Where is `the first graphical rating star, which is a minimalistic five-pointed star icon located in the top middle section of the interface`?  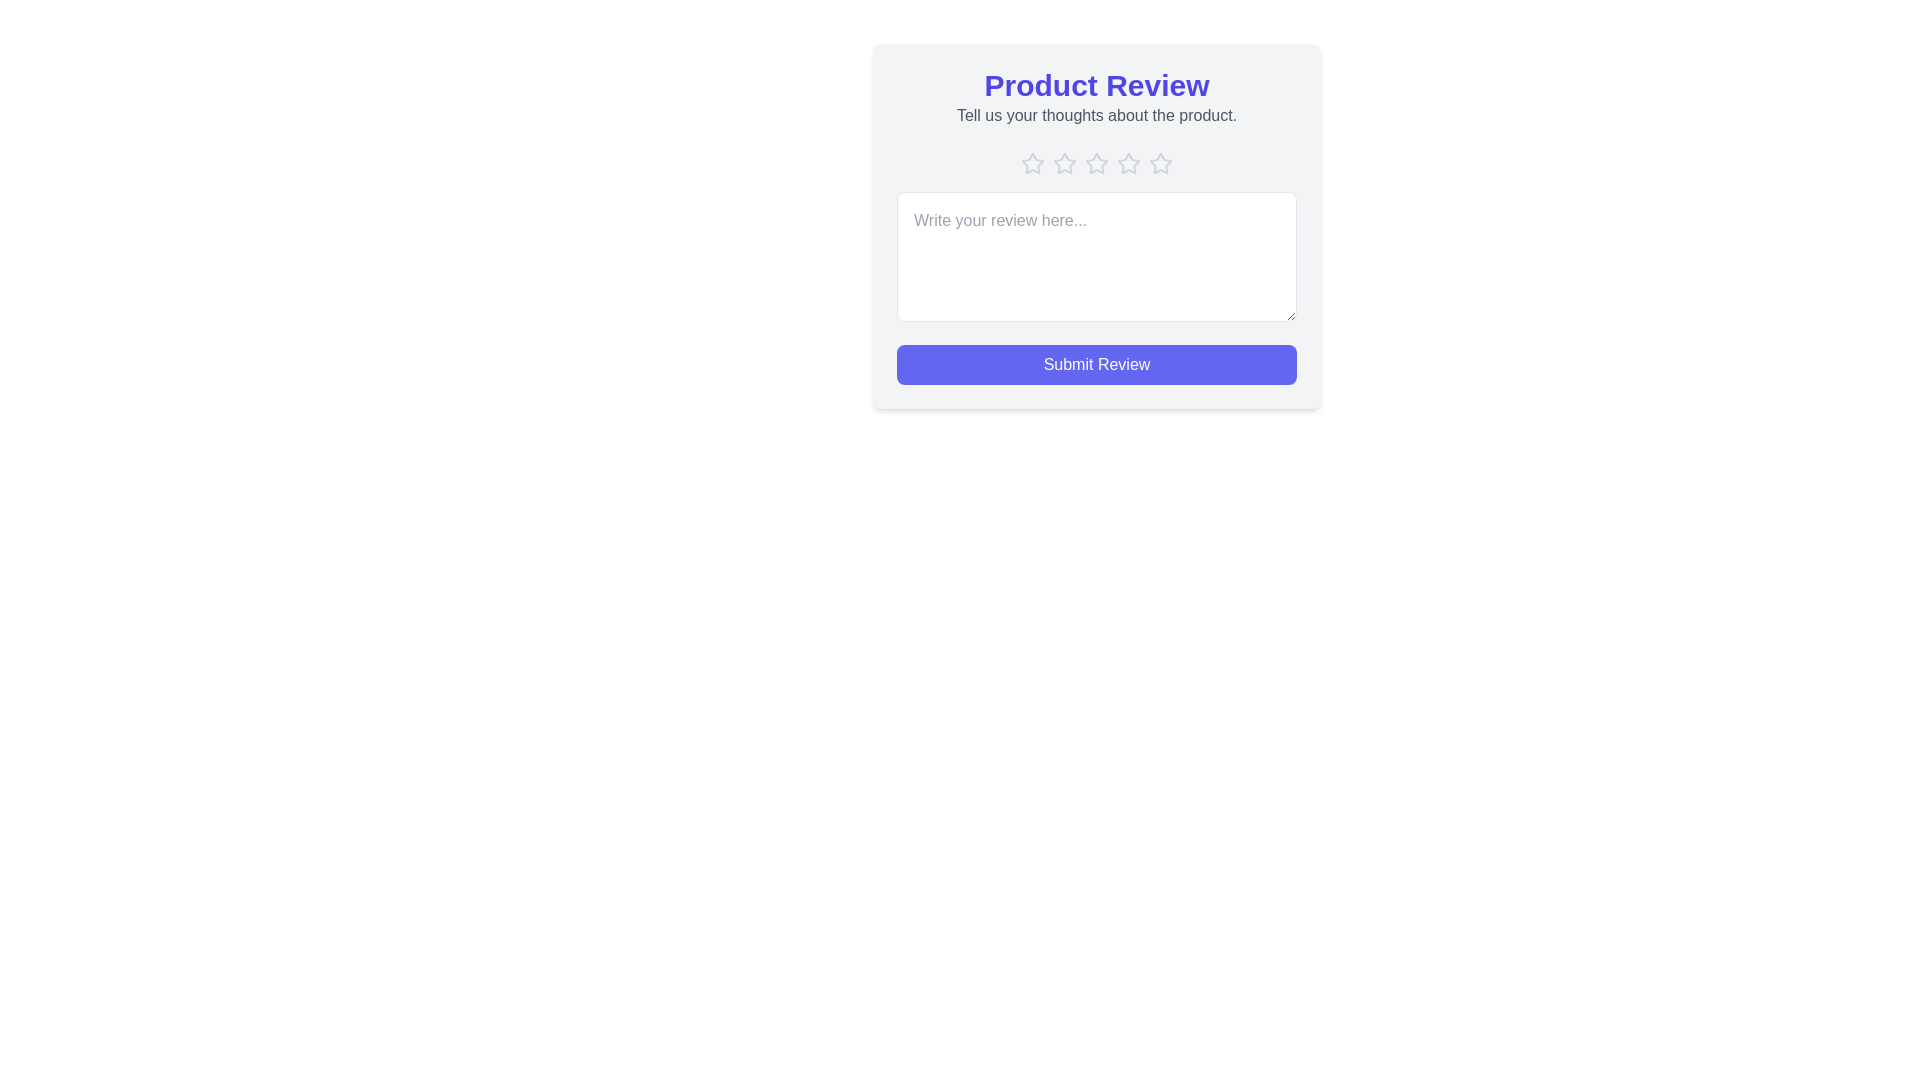
the first graphical rating star, which is a minimalistic five-pointed star icon located in the top middle section of the interface is located at coordinates (1032, 162).